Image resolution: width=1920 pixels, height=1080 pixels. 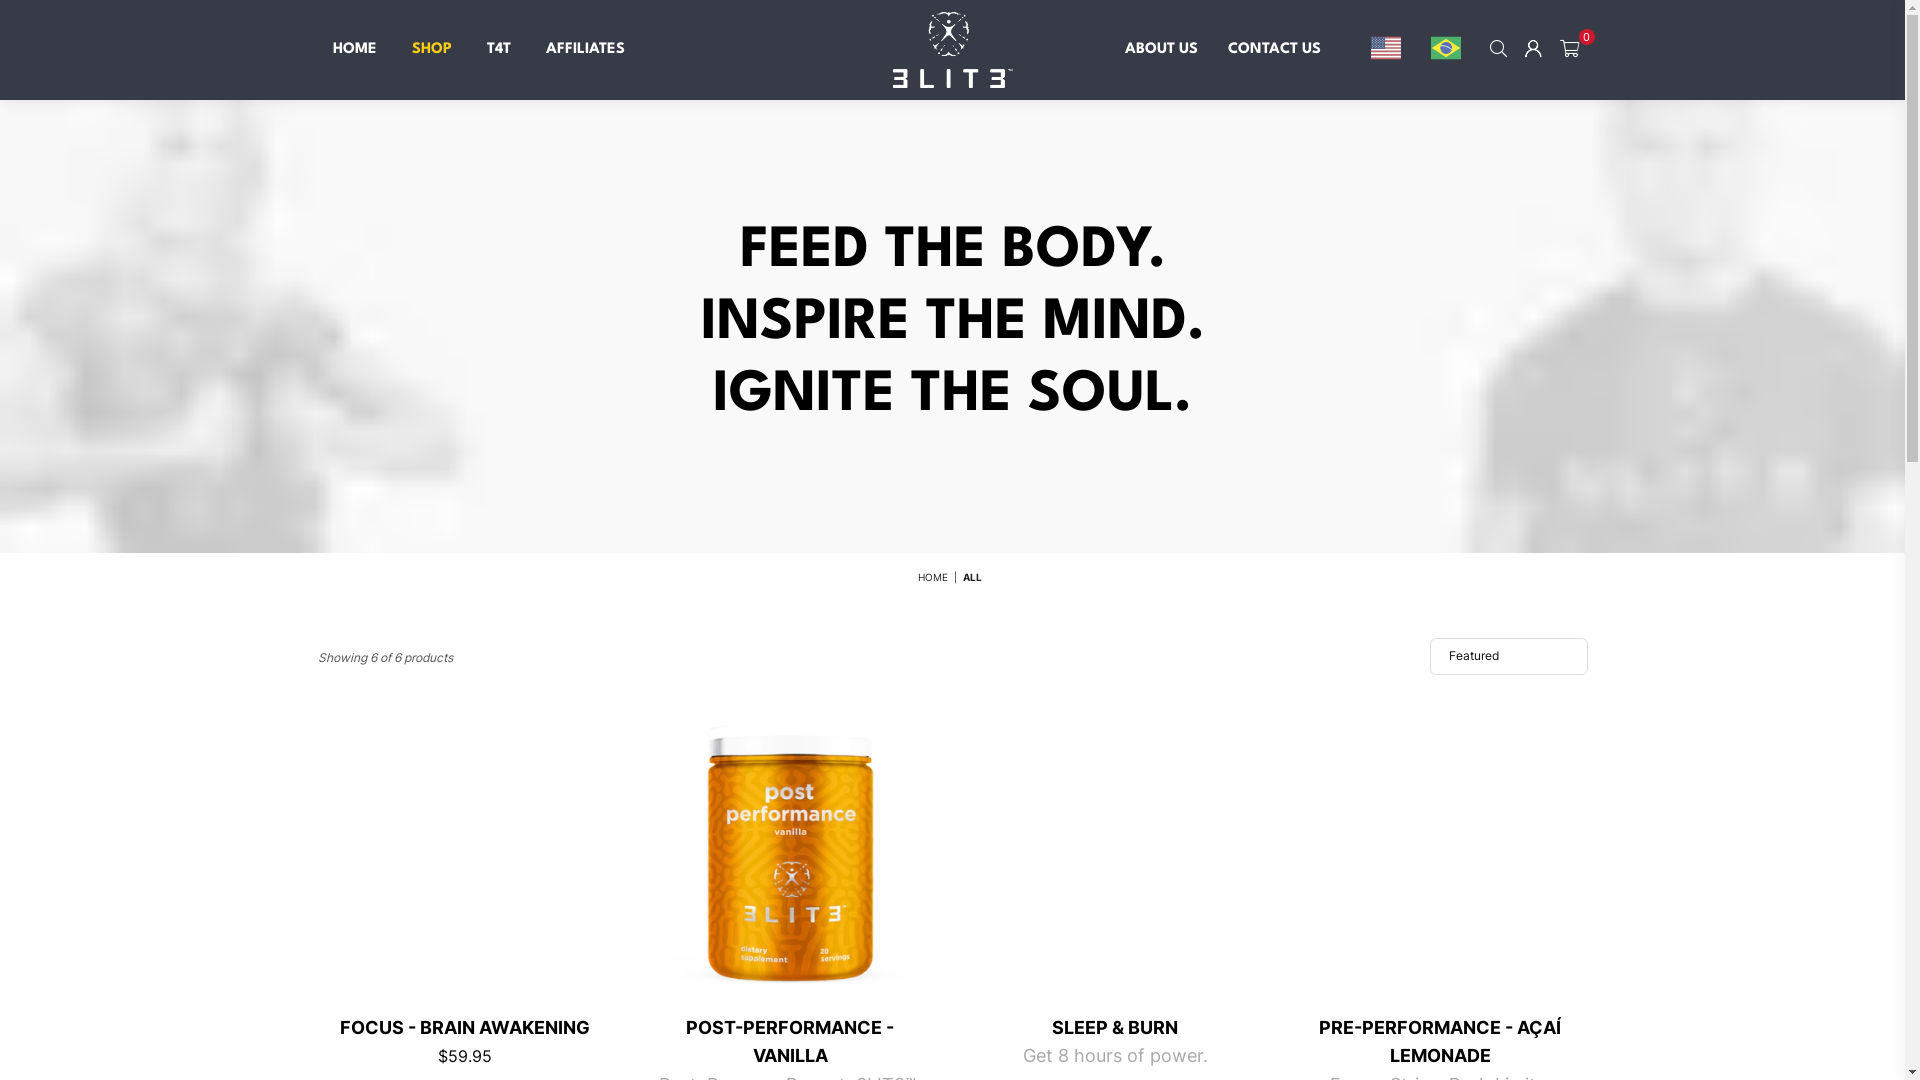 What do you see at coordinates (1567, 49) in the screenshot?
I see `'0'` at bounding box center [1567, 49].